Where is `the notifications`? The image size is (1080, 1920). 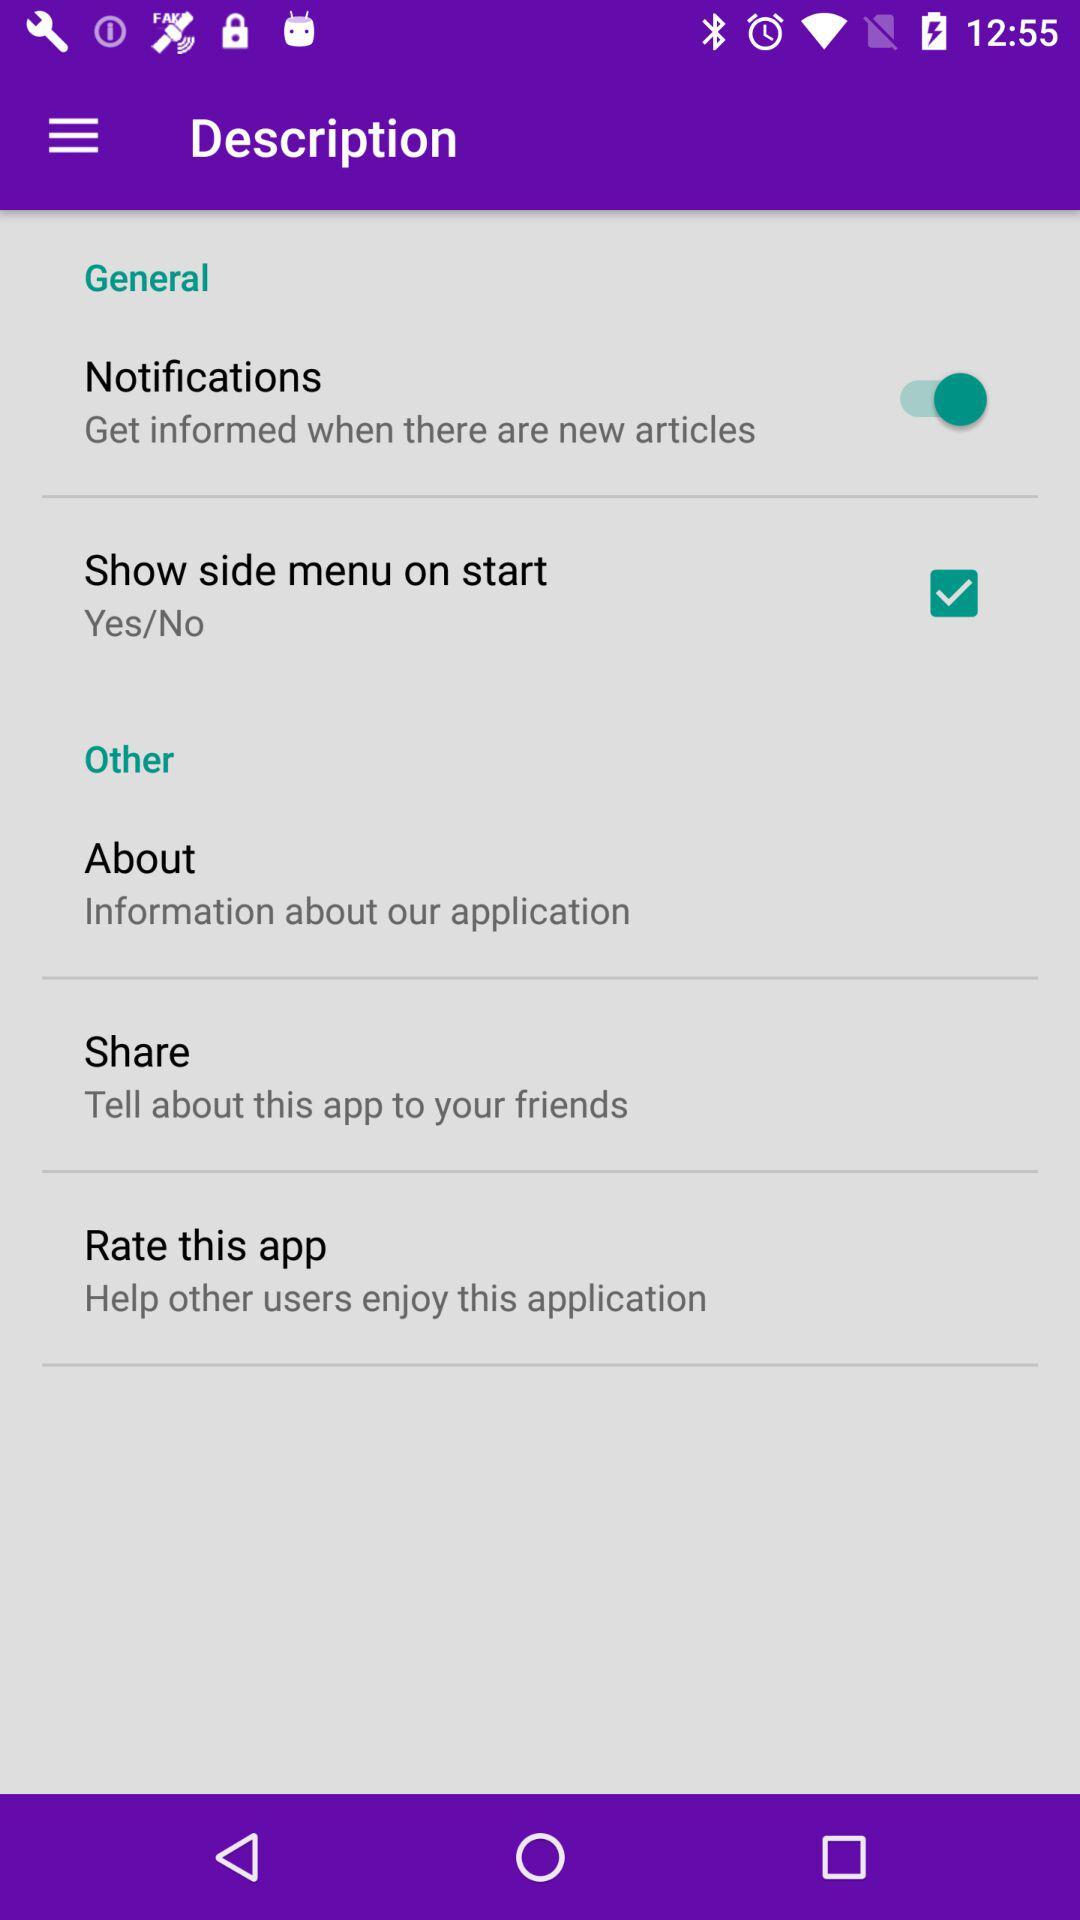
the notifications is located at coordinates (203, 374).